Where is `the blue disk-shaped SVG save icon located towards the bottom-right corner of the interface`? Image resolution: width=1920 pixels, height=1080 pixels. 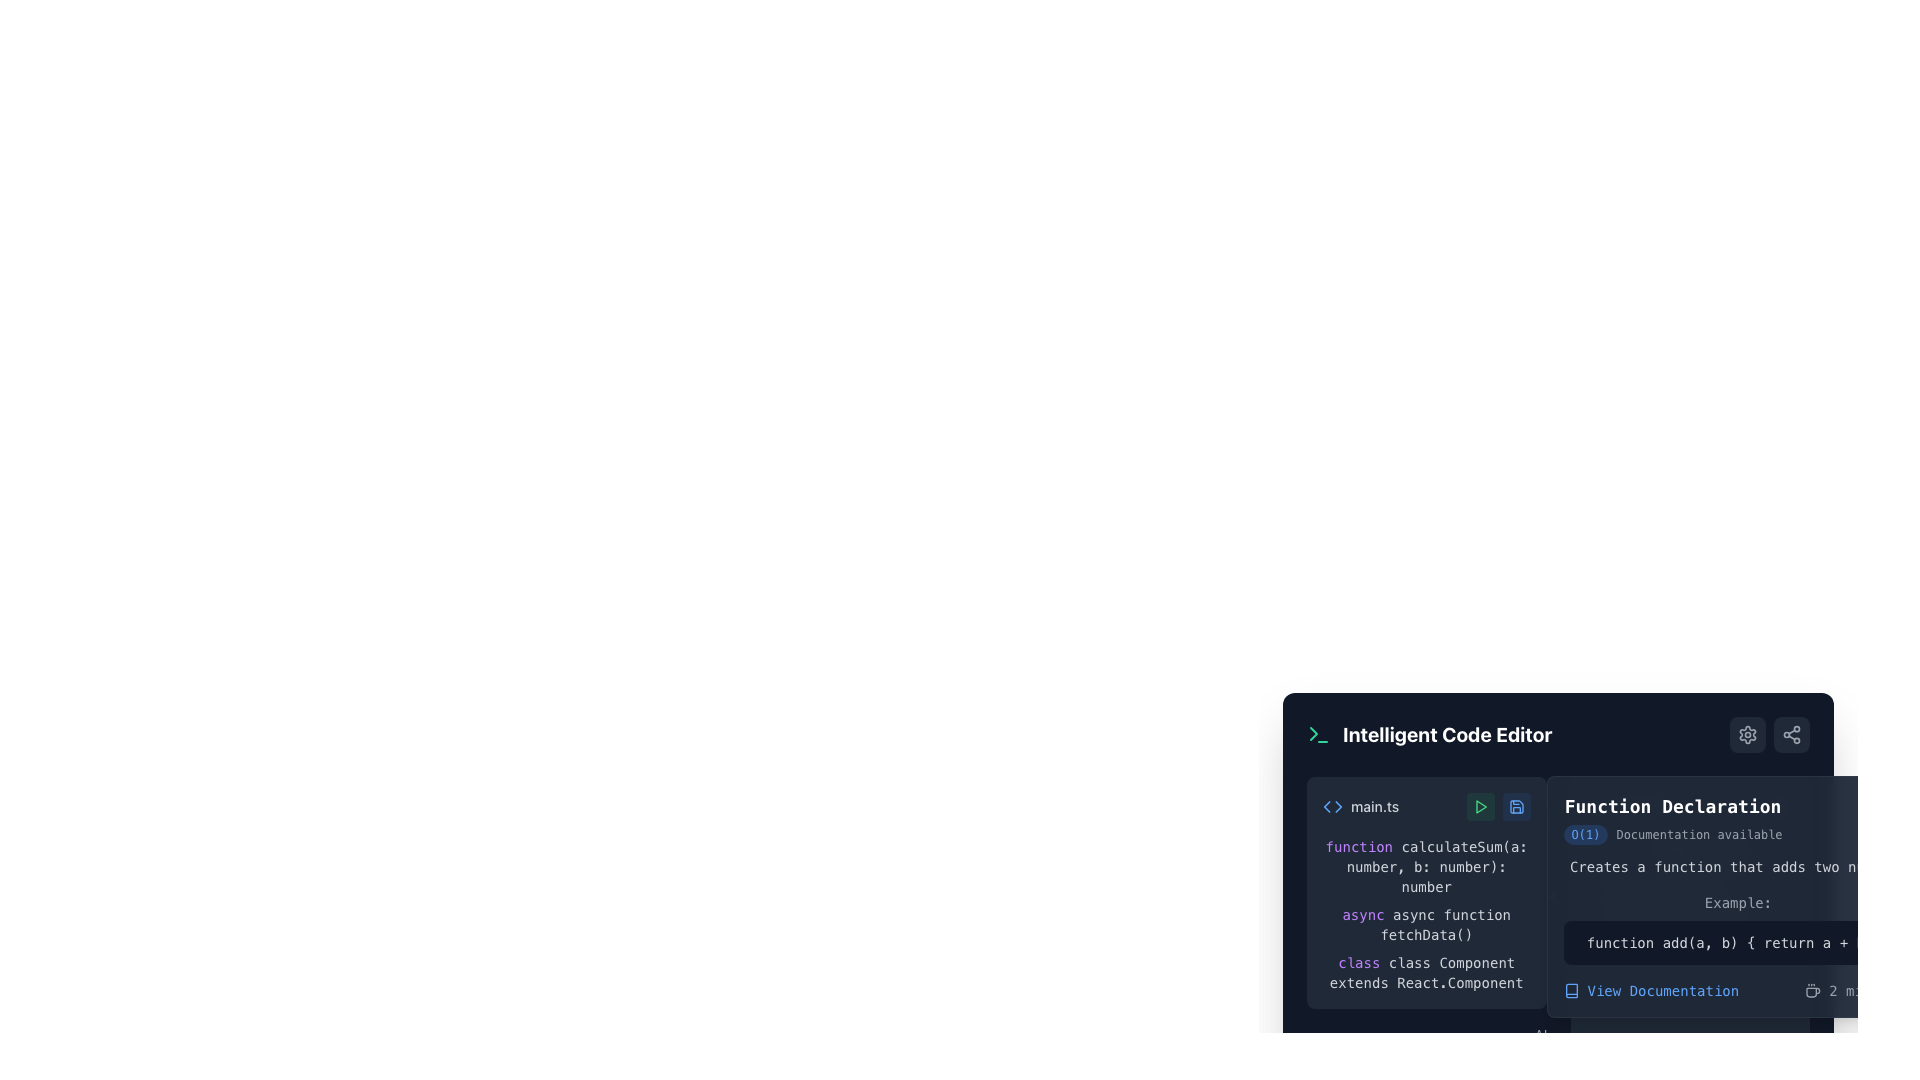
the blue disk-shaped SVG save icon located towards the bottom-right corner of the interface is located at coordinates (1516, 805).